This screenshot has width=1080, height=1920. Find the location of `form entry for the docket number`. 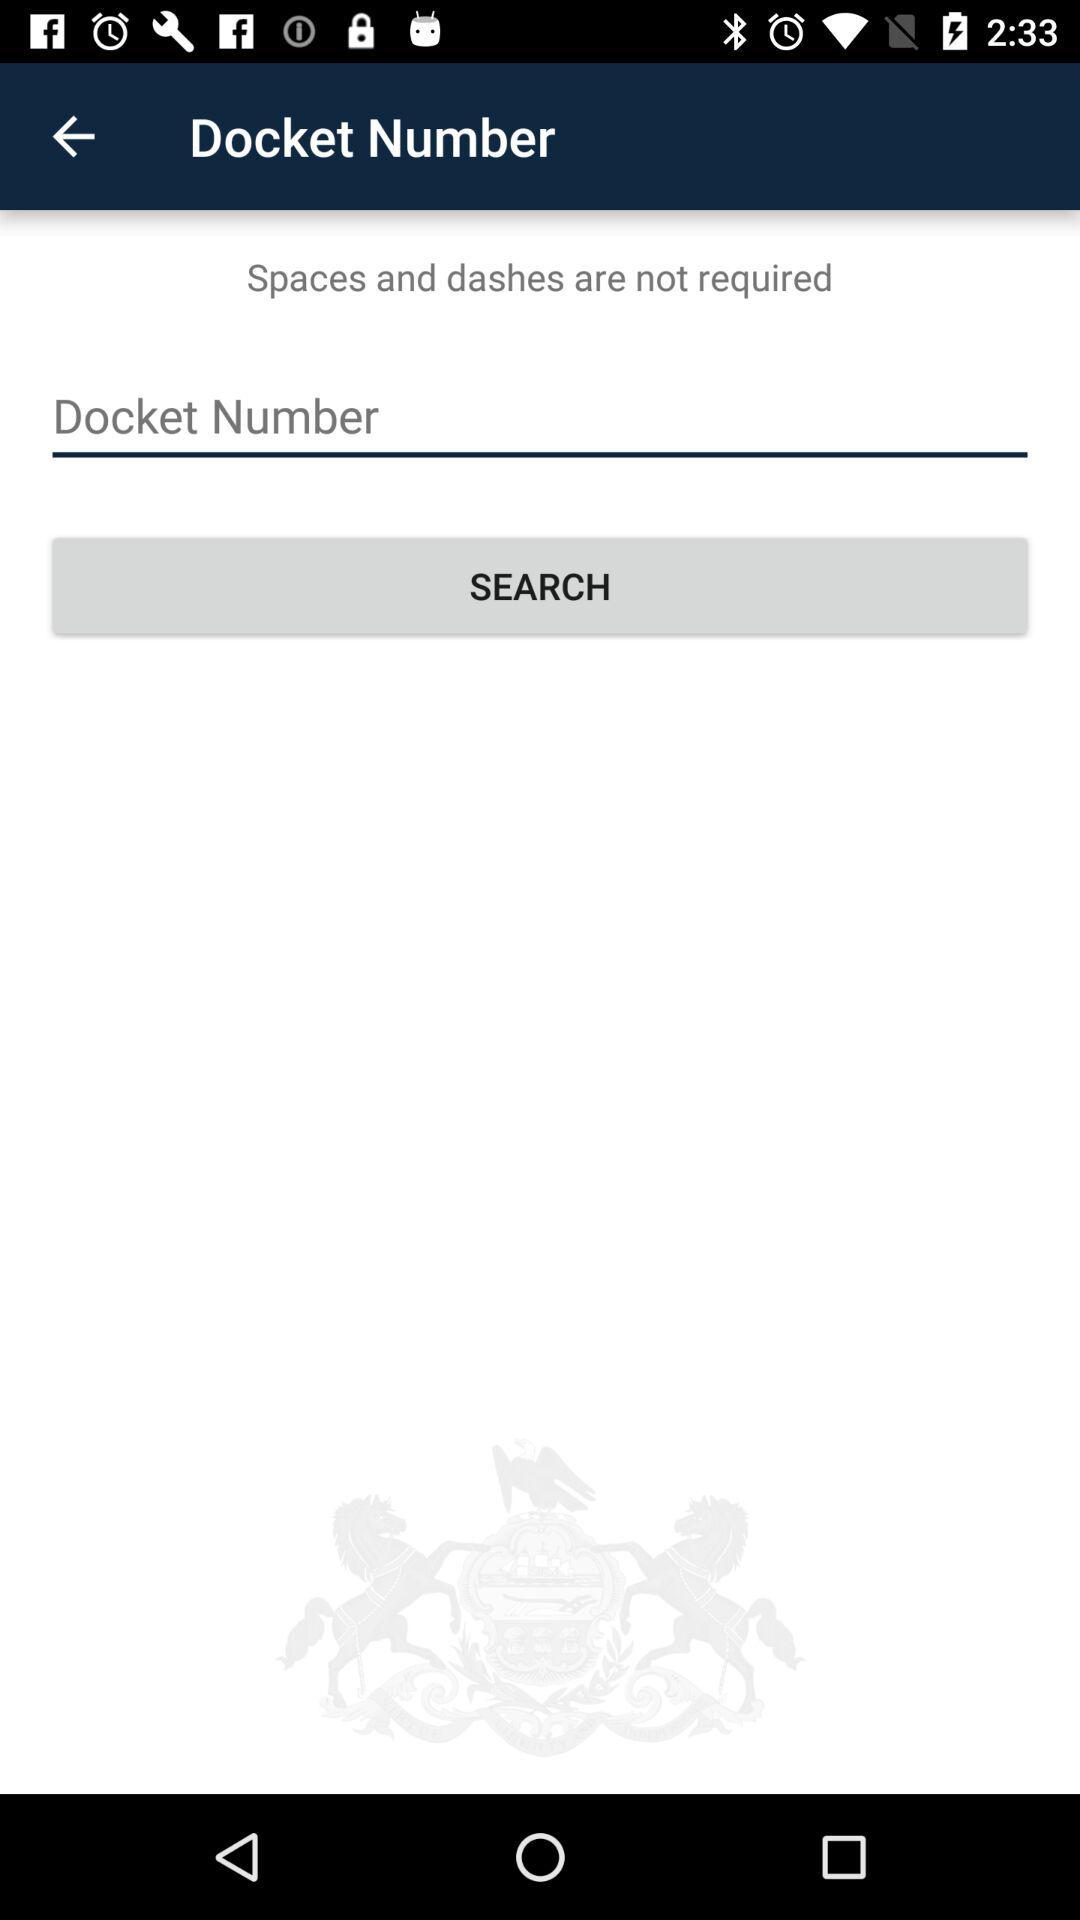

form entry for the docket number is located at coordinates (540, 415).